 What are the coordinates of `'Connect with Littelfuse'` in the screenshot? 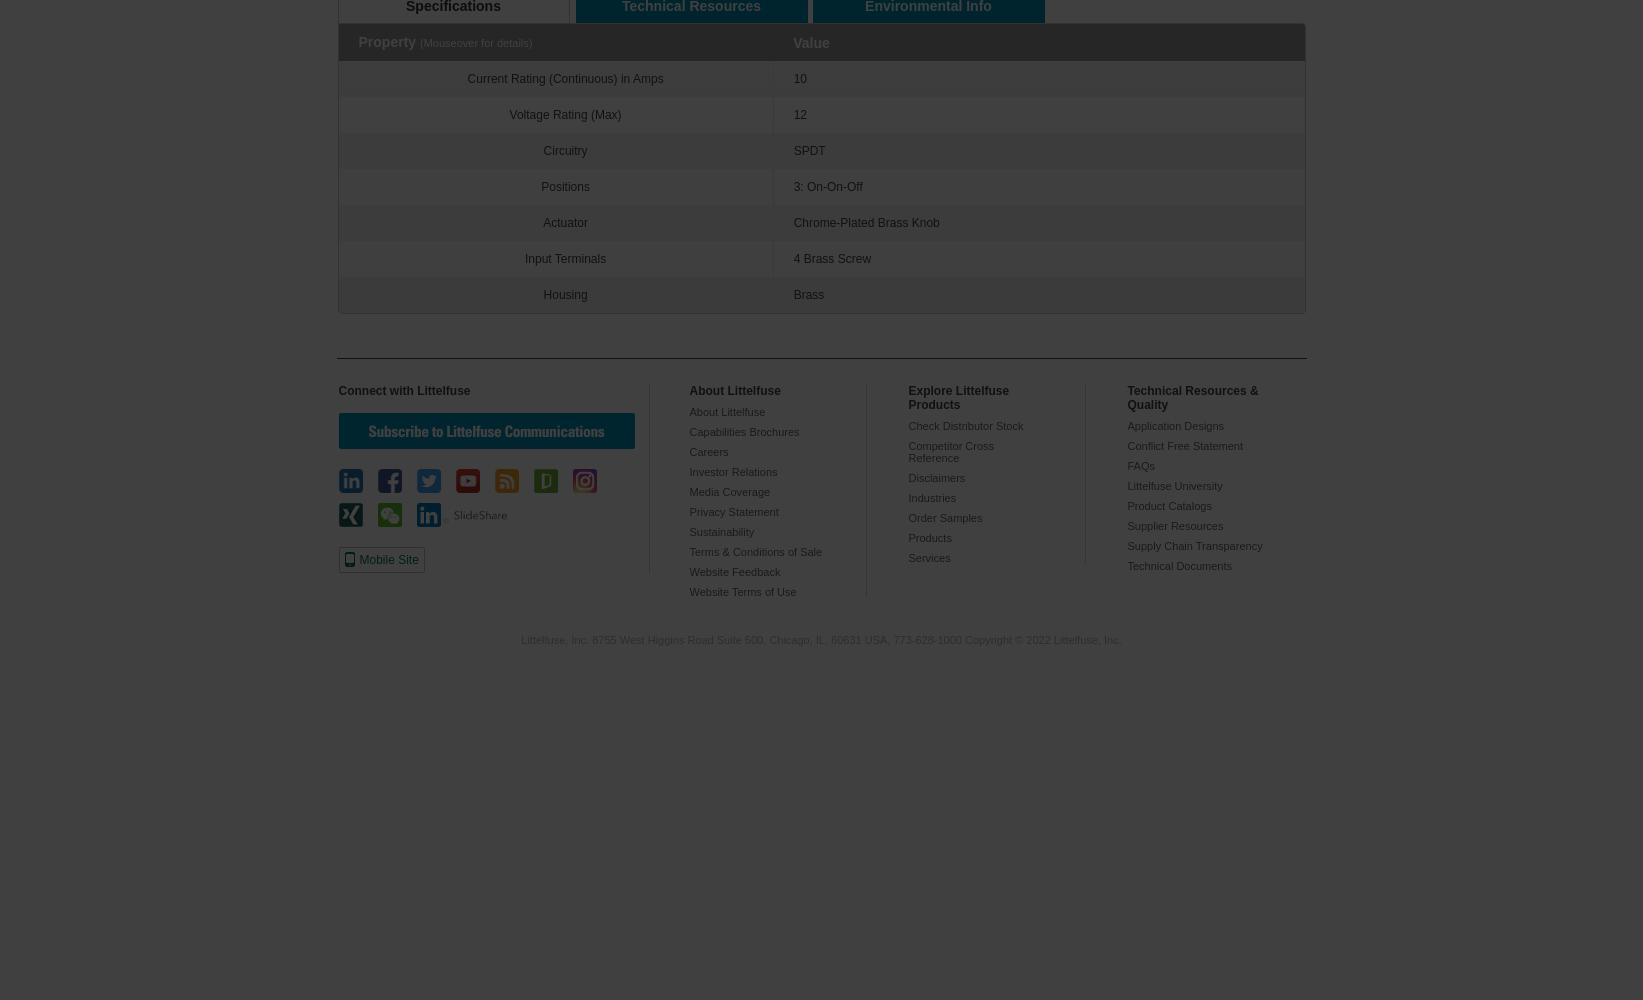 It's located at (404, 391).